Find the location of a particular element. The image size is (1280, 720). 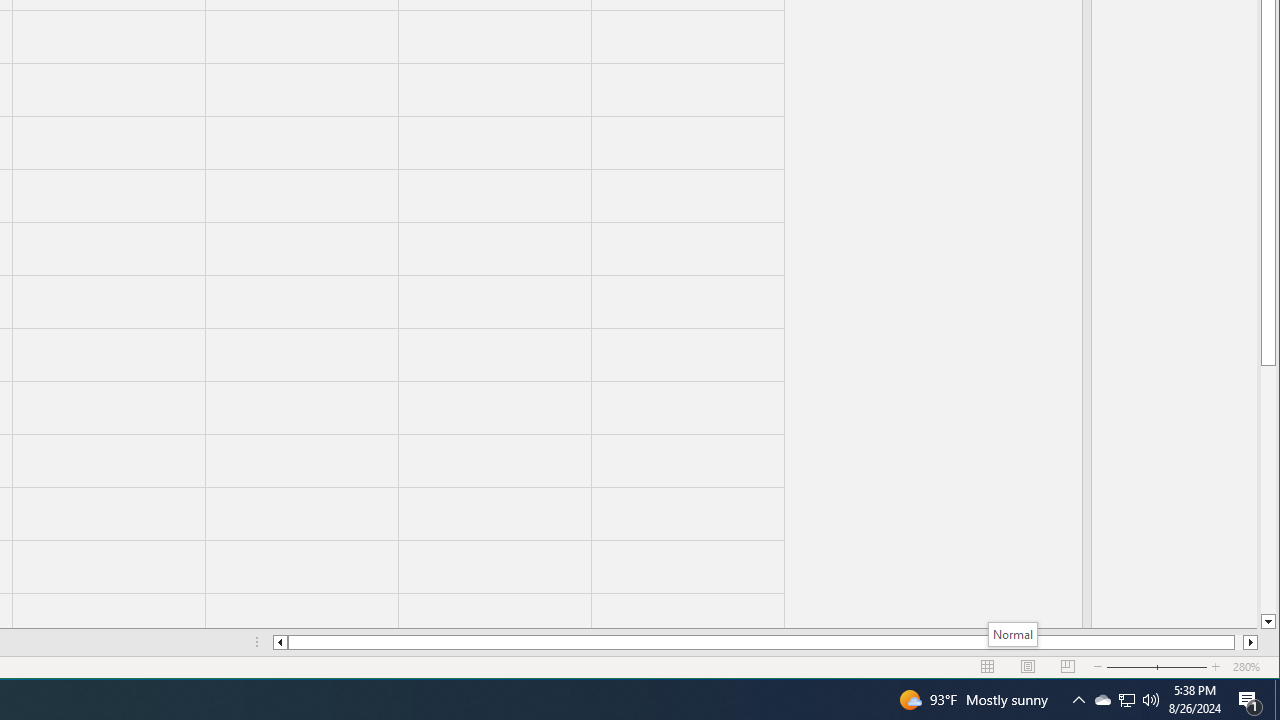

'Line down' is located at coordinates (1267, 621).